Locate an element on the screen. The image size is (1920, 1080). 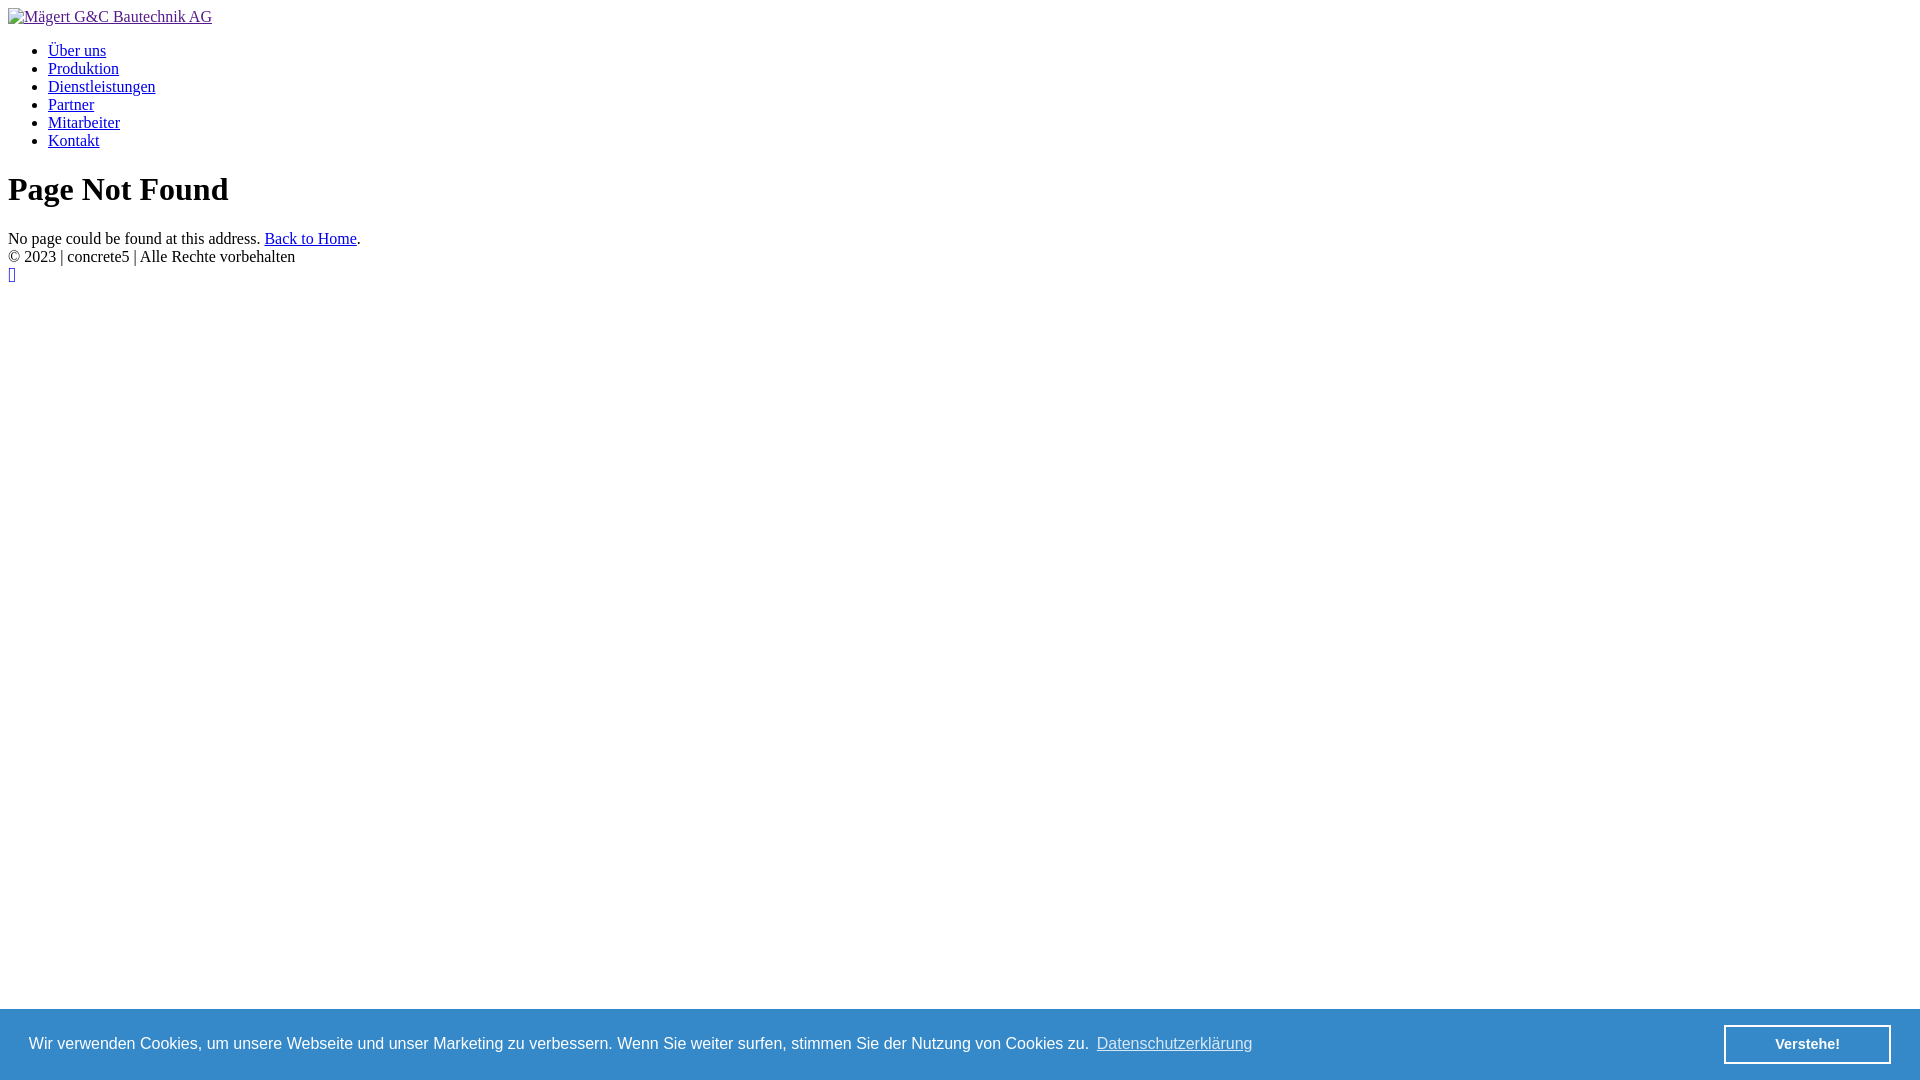
'Kontakt' is located at coordinates (73, 139).